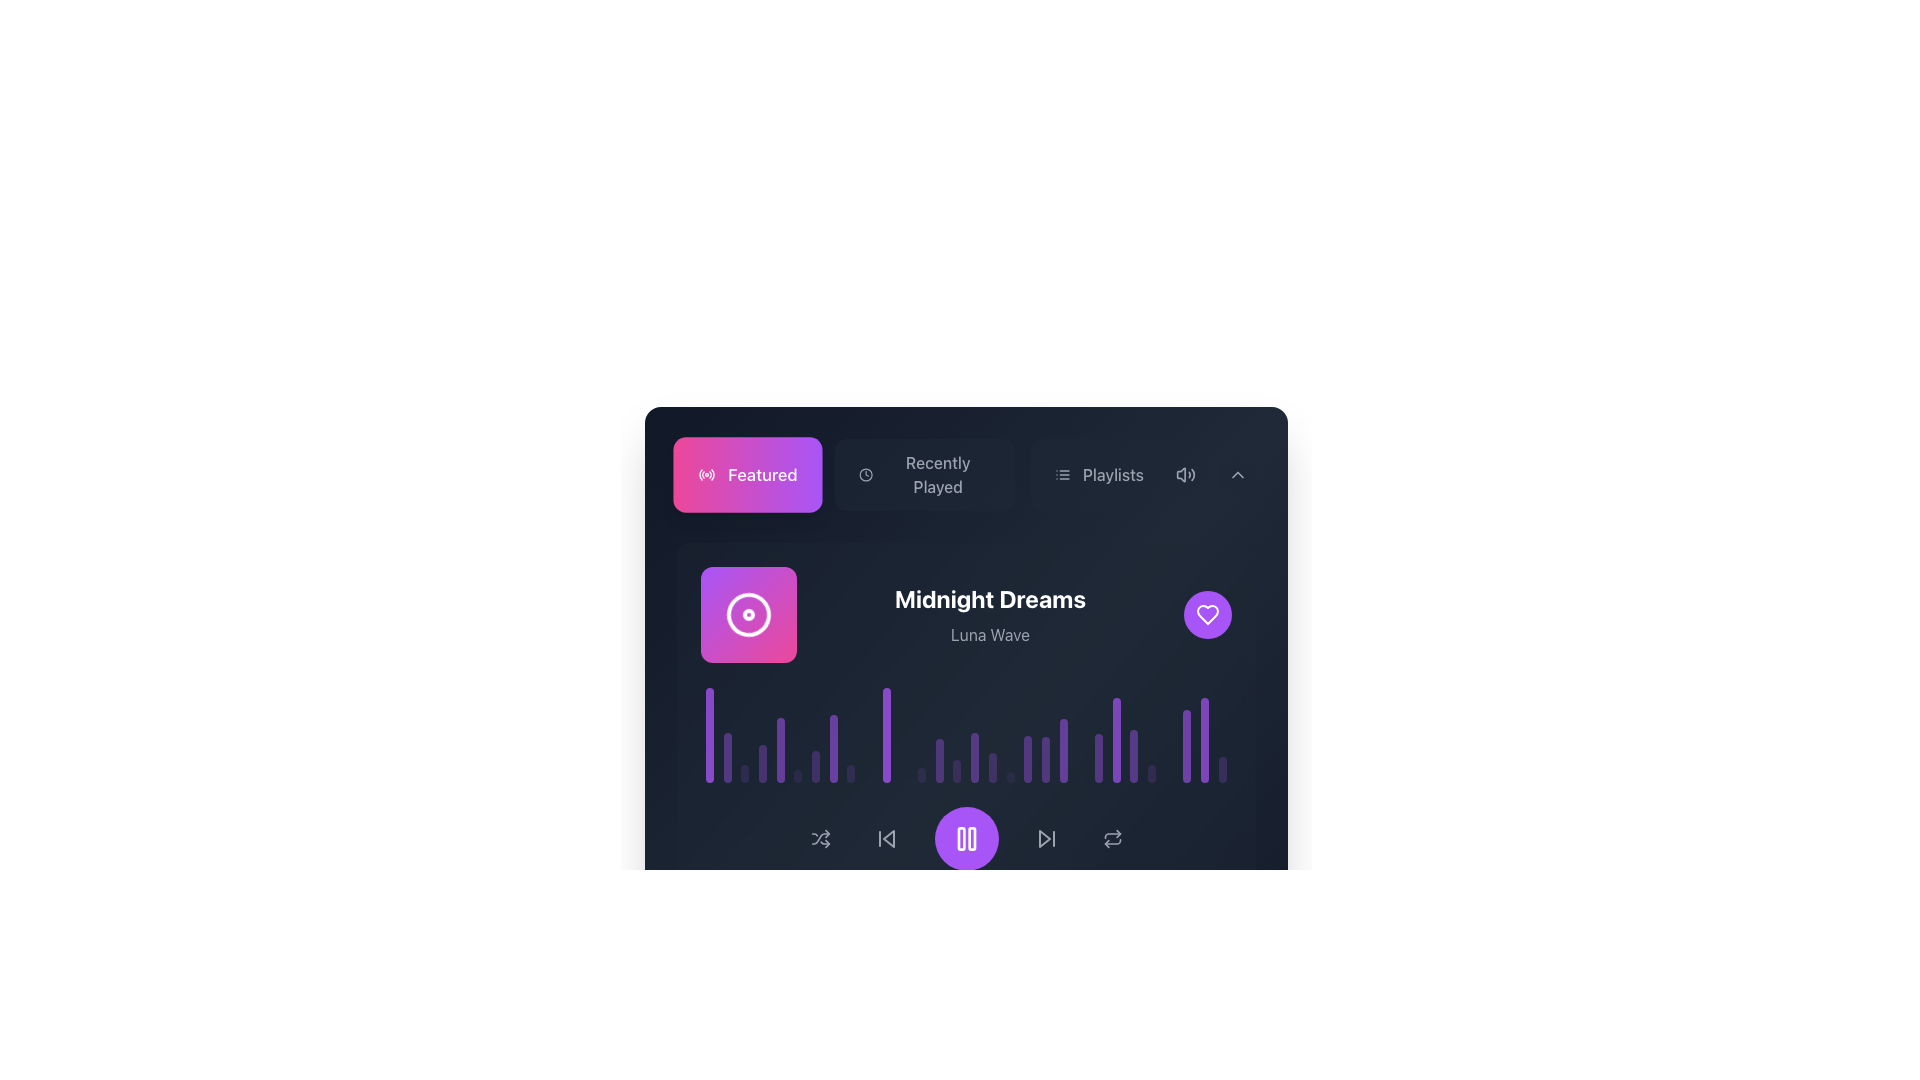 This screenshot has height=1080, width=1920. I want to click on the 'Recently Played' button, which is a rectangular button with a dark gray background and text in the center, so click(924, 474).